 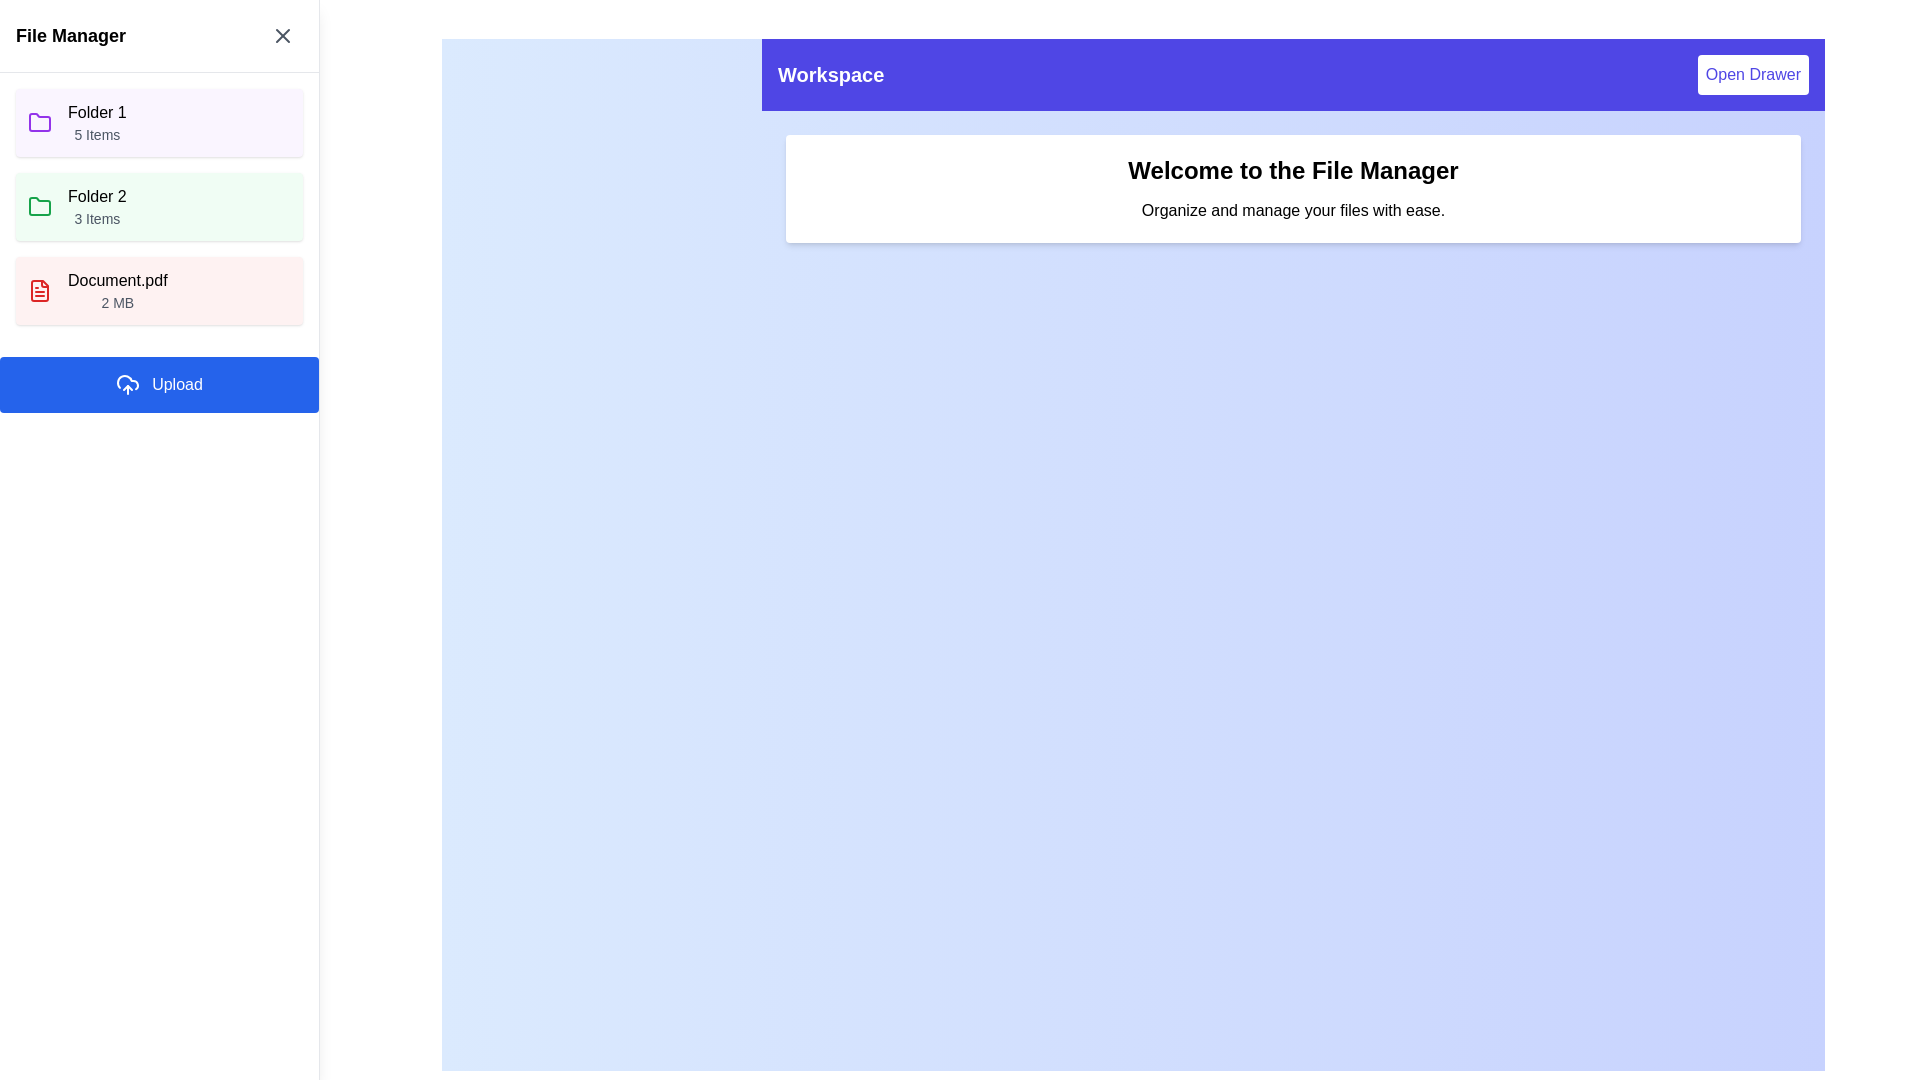 What do you see at coordinates (831, 73) in the screenshot?
I see `title label located at the top left of the workspace section, which indicates the current context or view` at bounding box center [831, 73].